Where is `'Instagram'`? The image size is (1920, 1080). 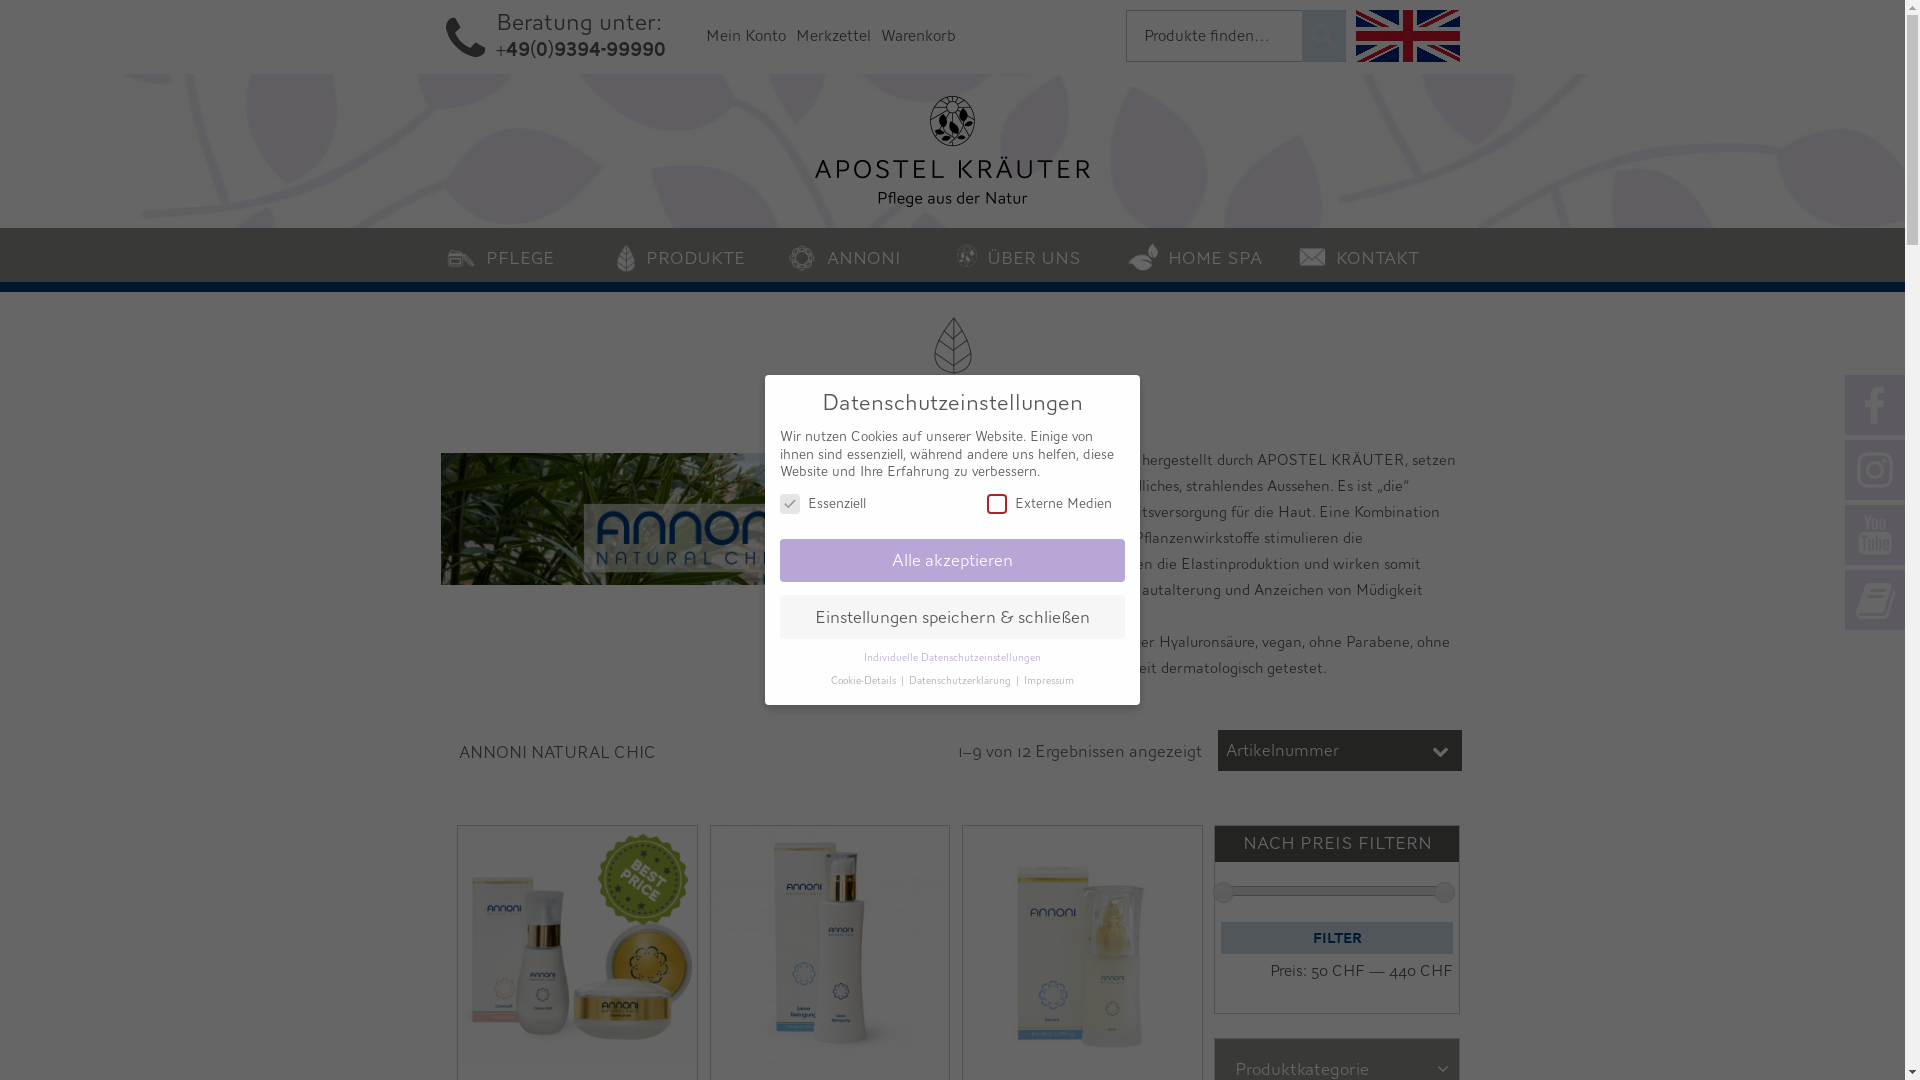
'Instagram' is located at coordinates (1874, 470).